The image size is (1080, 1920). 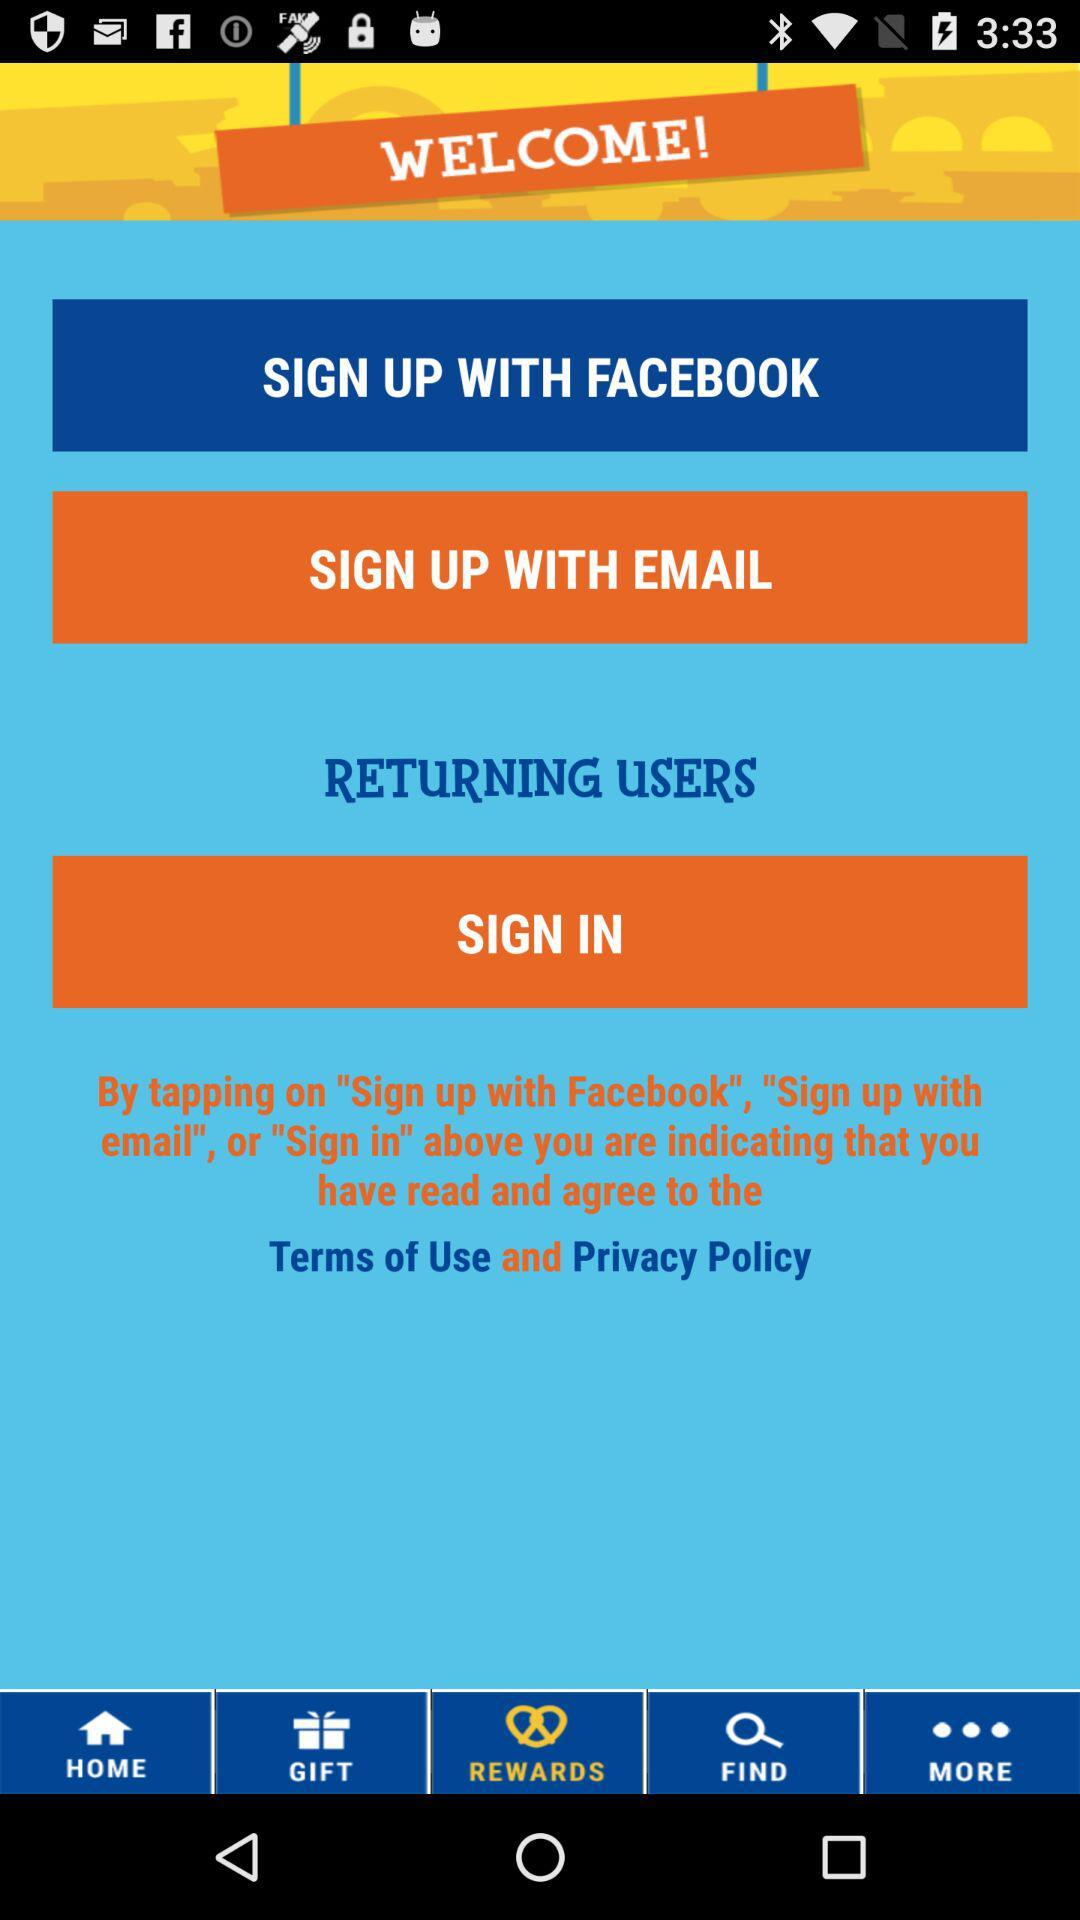 I want to click on the icon below sign in item, so click(x=540, y=1163).